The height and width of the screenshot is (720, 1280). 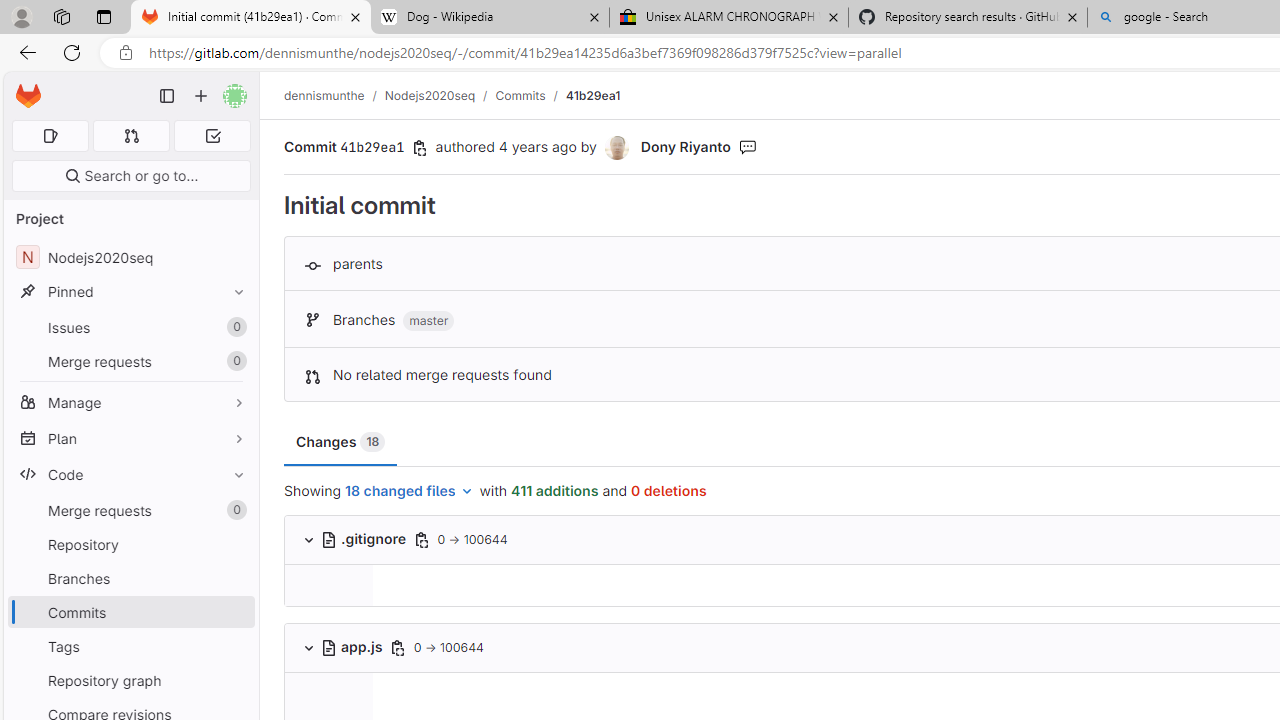 I want to click on '18 changed files', so click(x=409, y=491).